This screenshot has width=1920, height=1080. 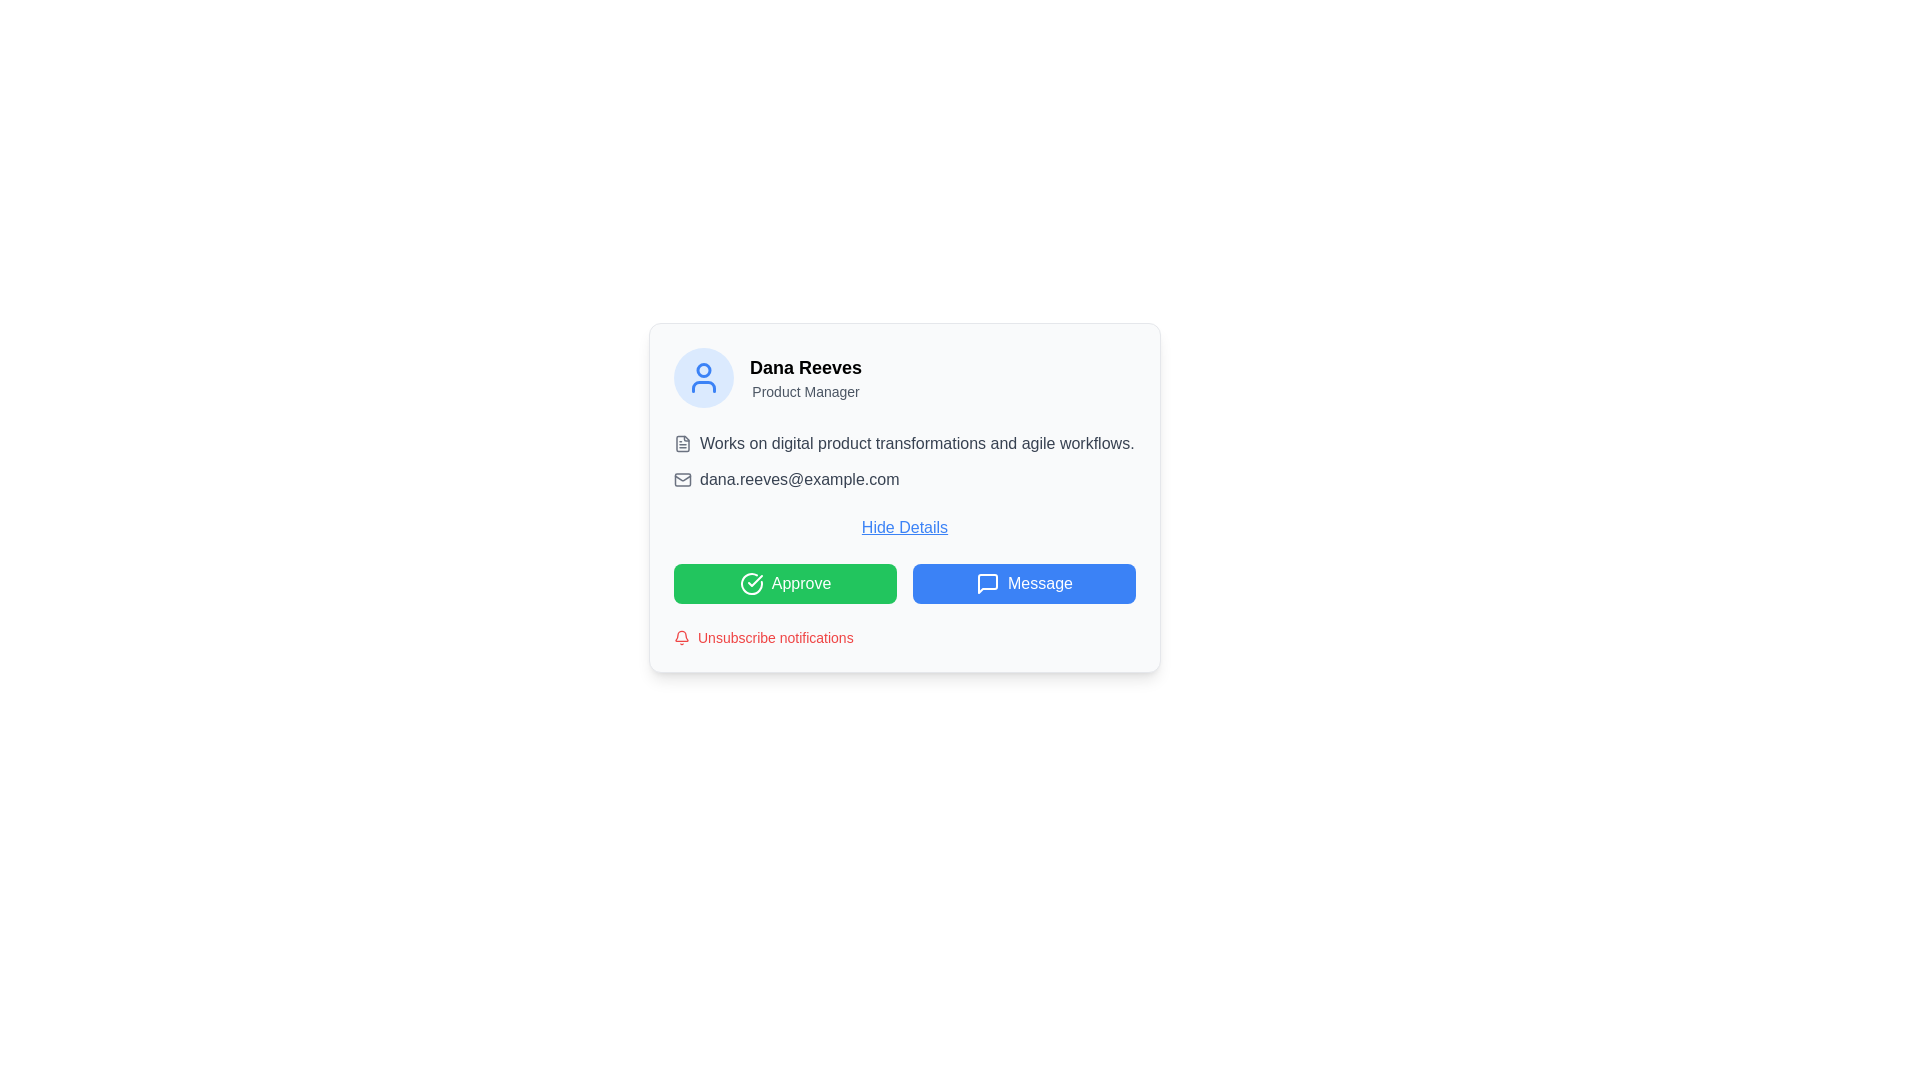 What do you see at coordinates (904, 442) in the screenshot?
I see `the static text element that displays 'Works on digital product transformations and agile workflows.' which is styled with a regular font and preceded by an icon of a document, located beneath the header 'Dana Reeves' and above the email address 'dana.reeves@example.com'` at bounding box center [904, 442].